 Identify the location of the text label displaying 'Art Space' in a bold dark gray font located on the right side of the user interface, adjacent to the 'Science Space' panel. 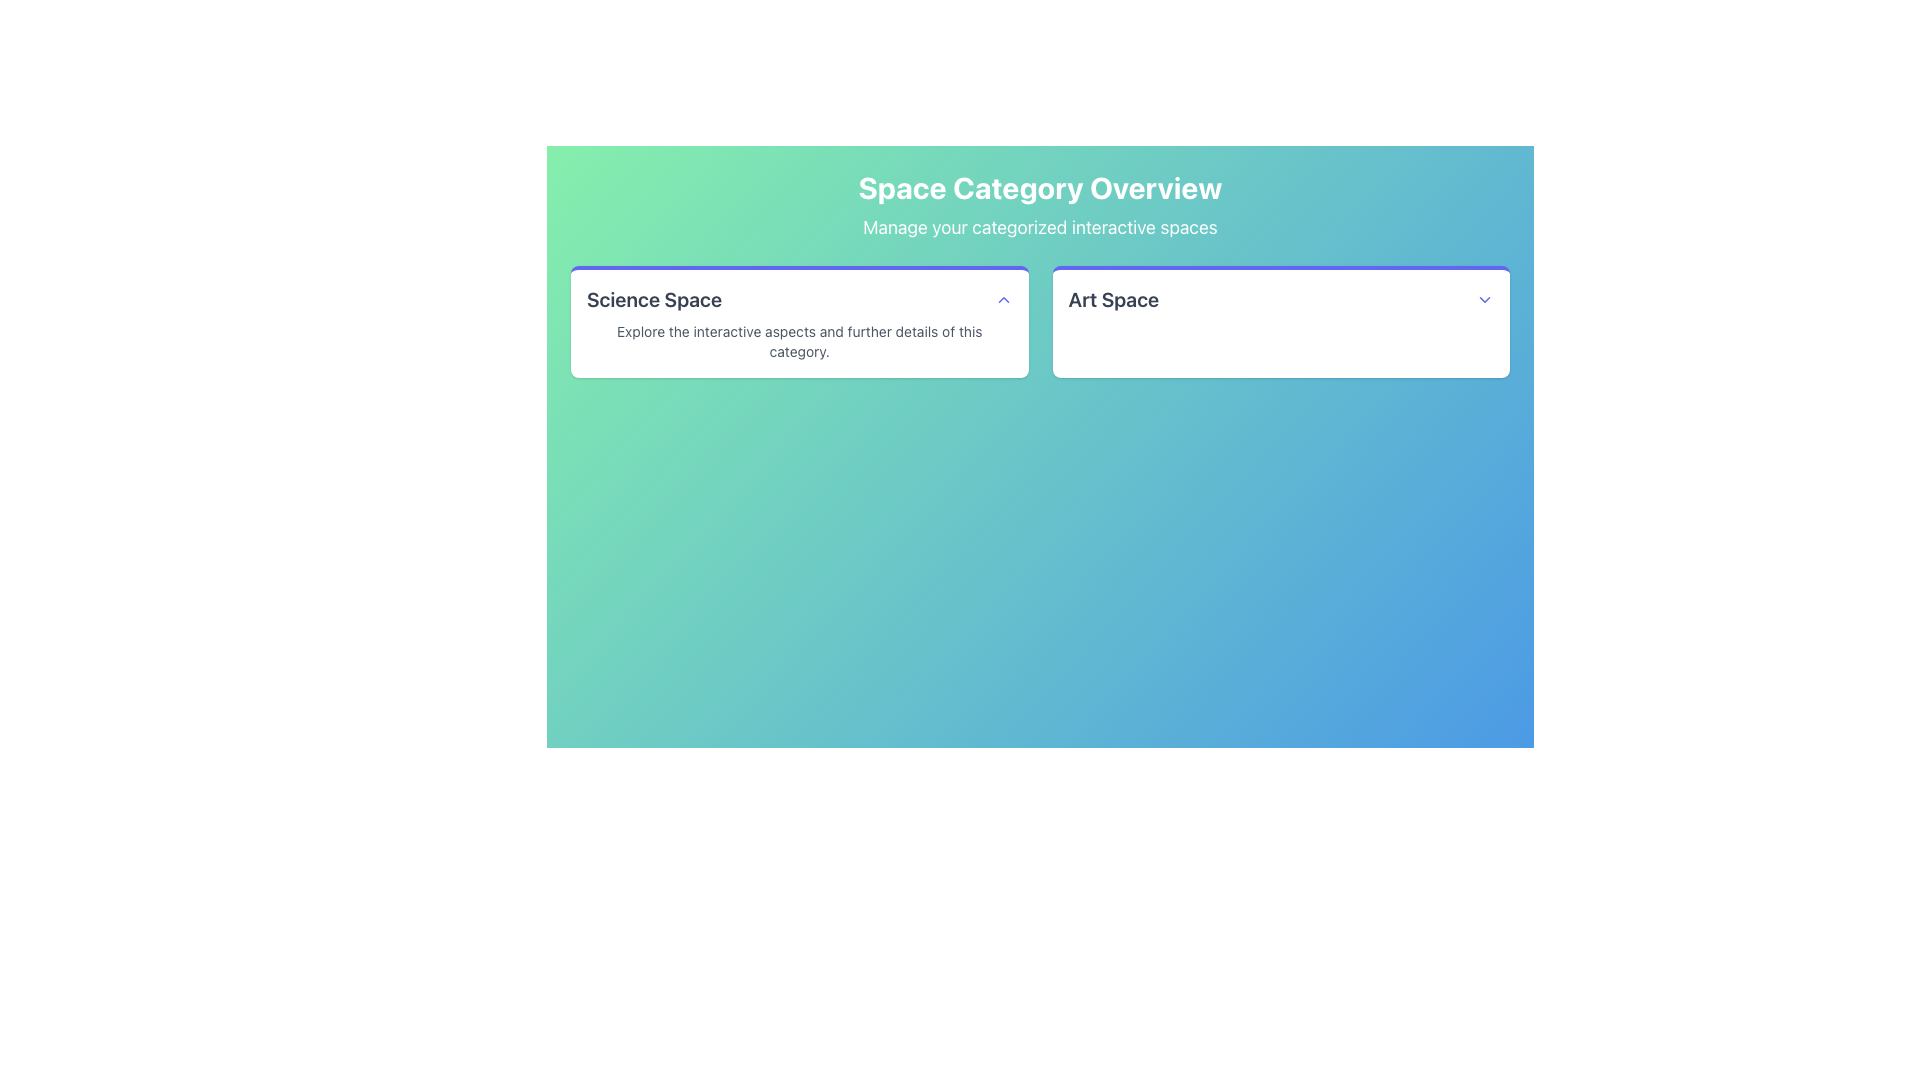
(1112, 300).